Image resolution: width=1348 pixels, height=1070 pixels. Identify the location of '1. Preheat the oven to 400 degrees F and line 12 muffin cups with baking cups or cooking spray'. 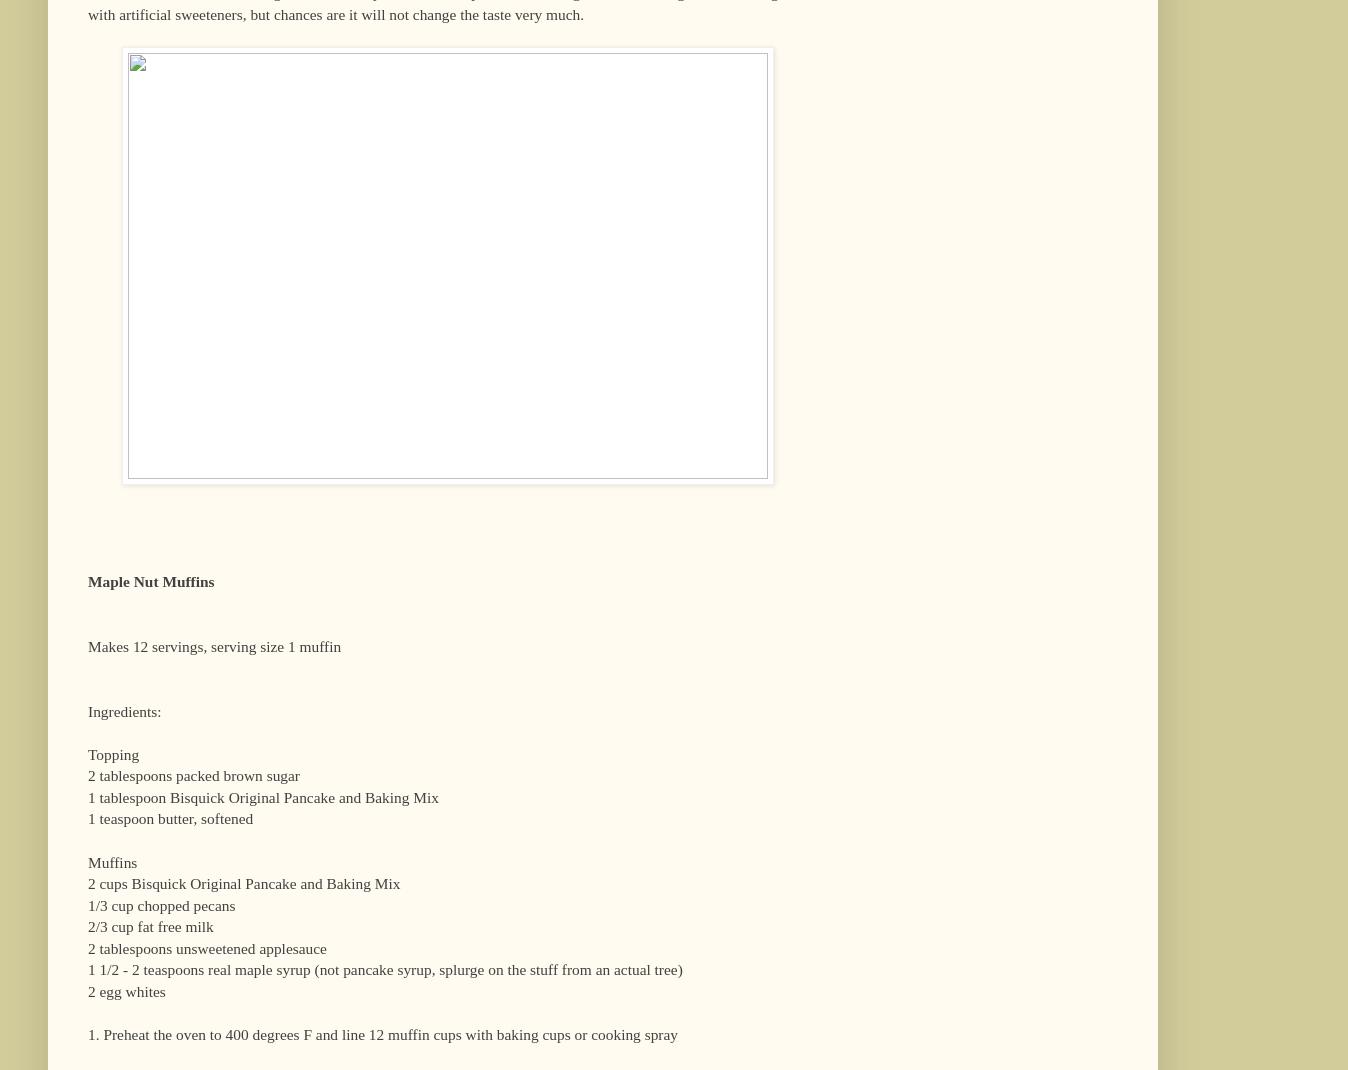
(381, 1034).